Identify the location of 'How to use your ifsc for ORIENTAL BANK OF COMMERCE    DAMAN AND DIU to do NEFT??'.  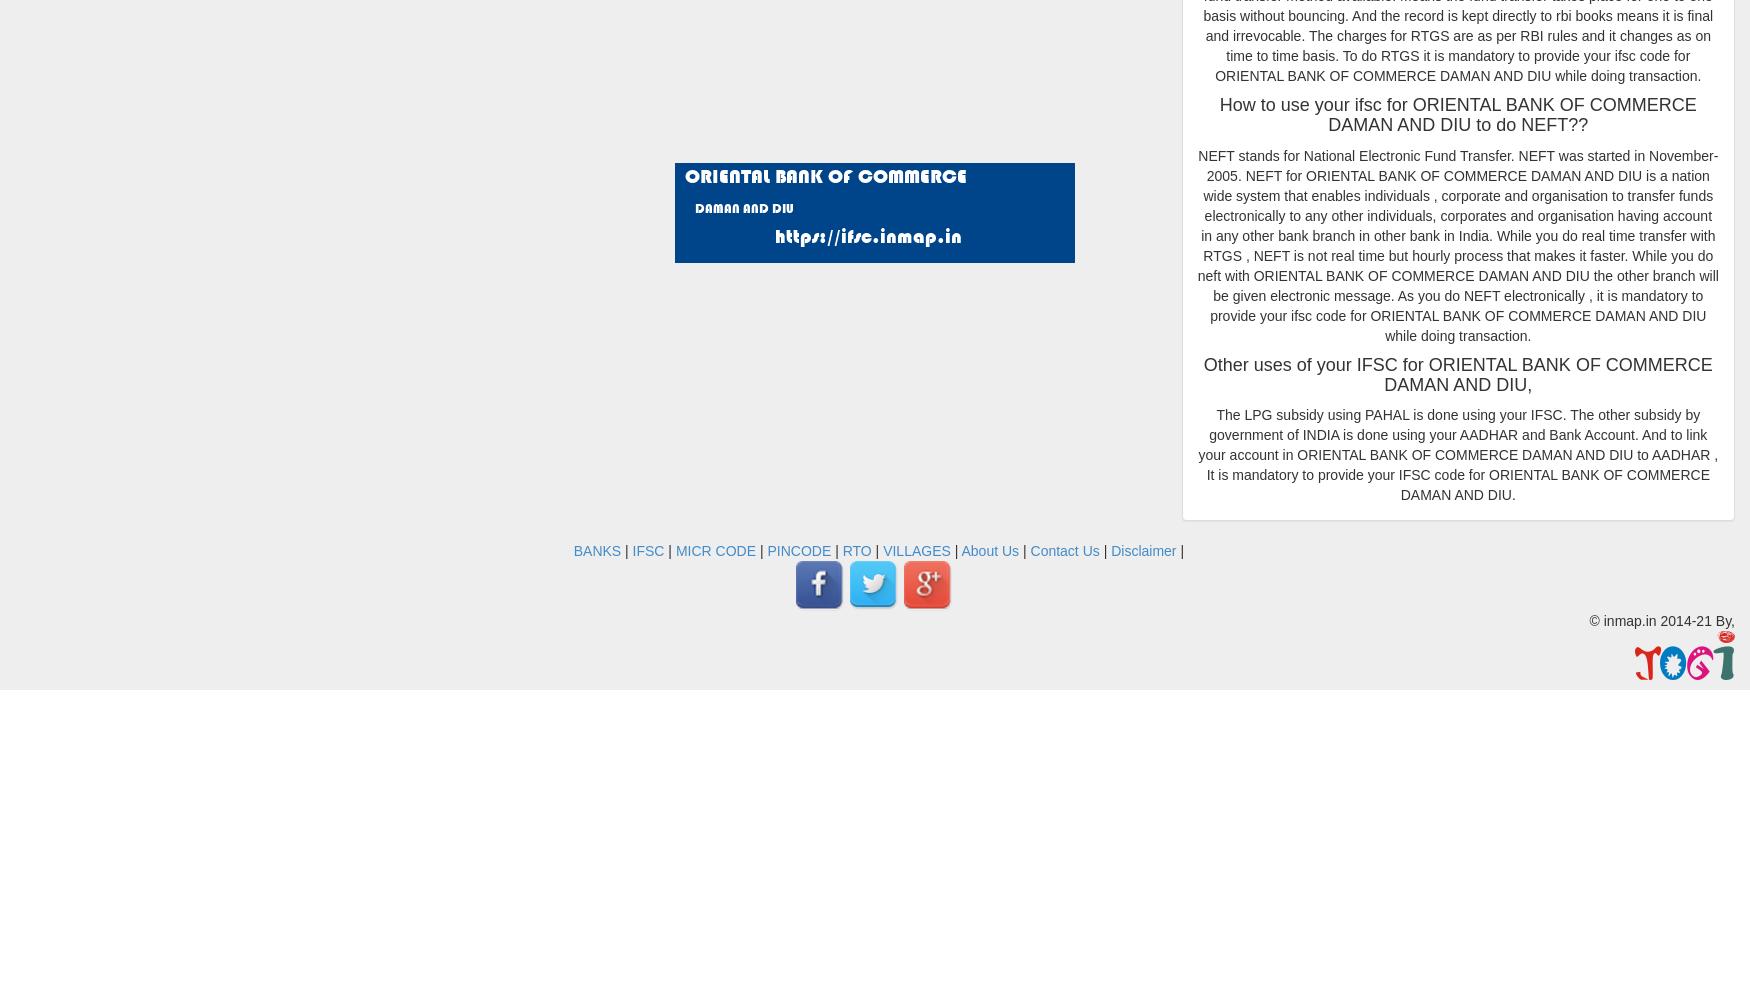
(1457, 113).